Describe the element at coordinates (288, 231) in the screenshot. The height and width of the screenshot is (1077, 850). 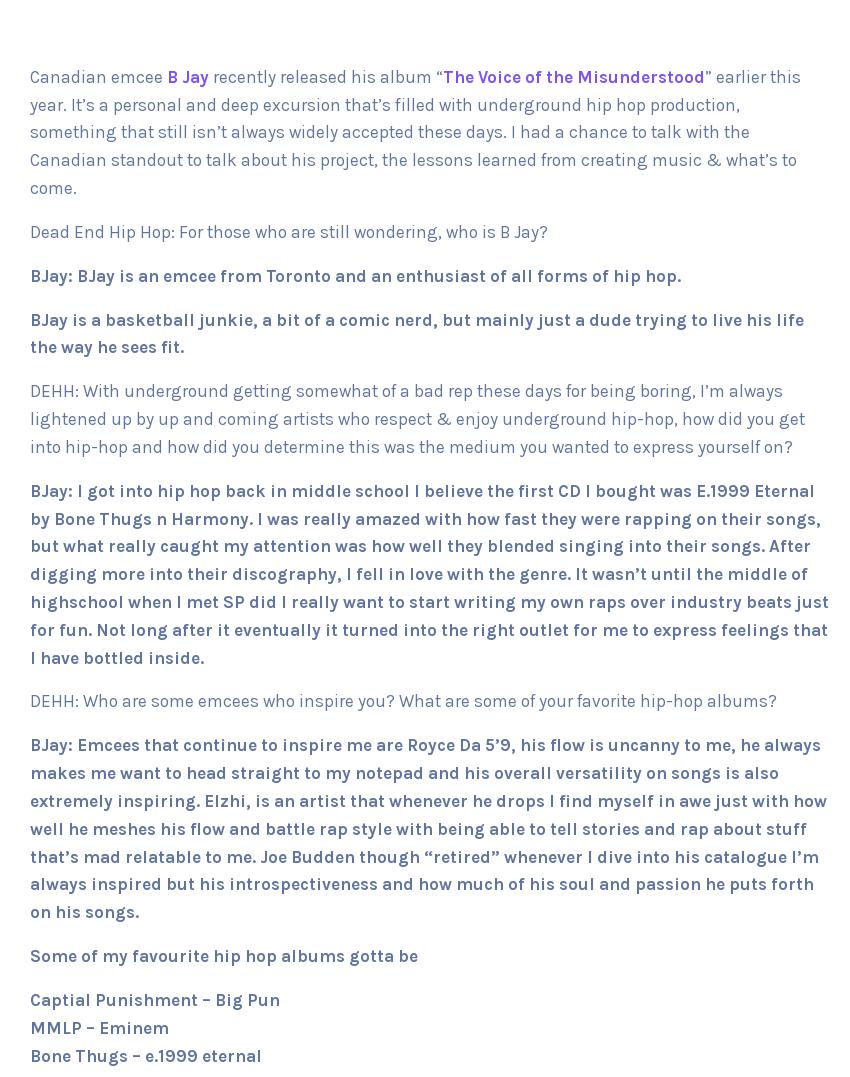
I see `'Dead End Hip Hop: For those who are still wondering, who is B Jay?'` at that location.